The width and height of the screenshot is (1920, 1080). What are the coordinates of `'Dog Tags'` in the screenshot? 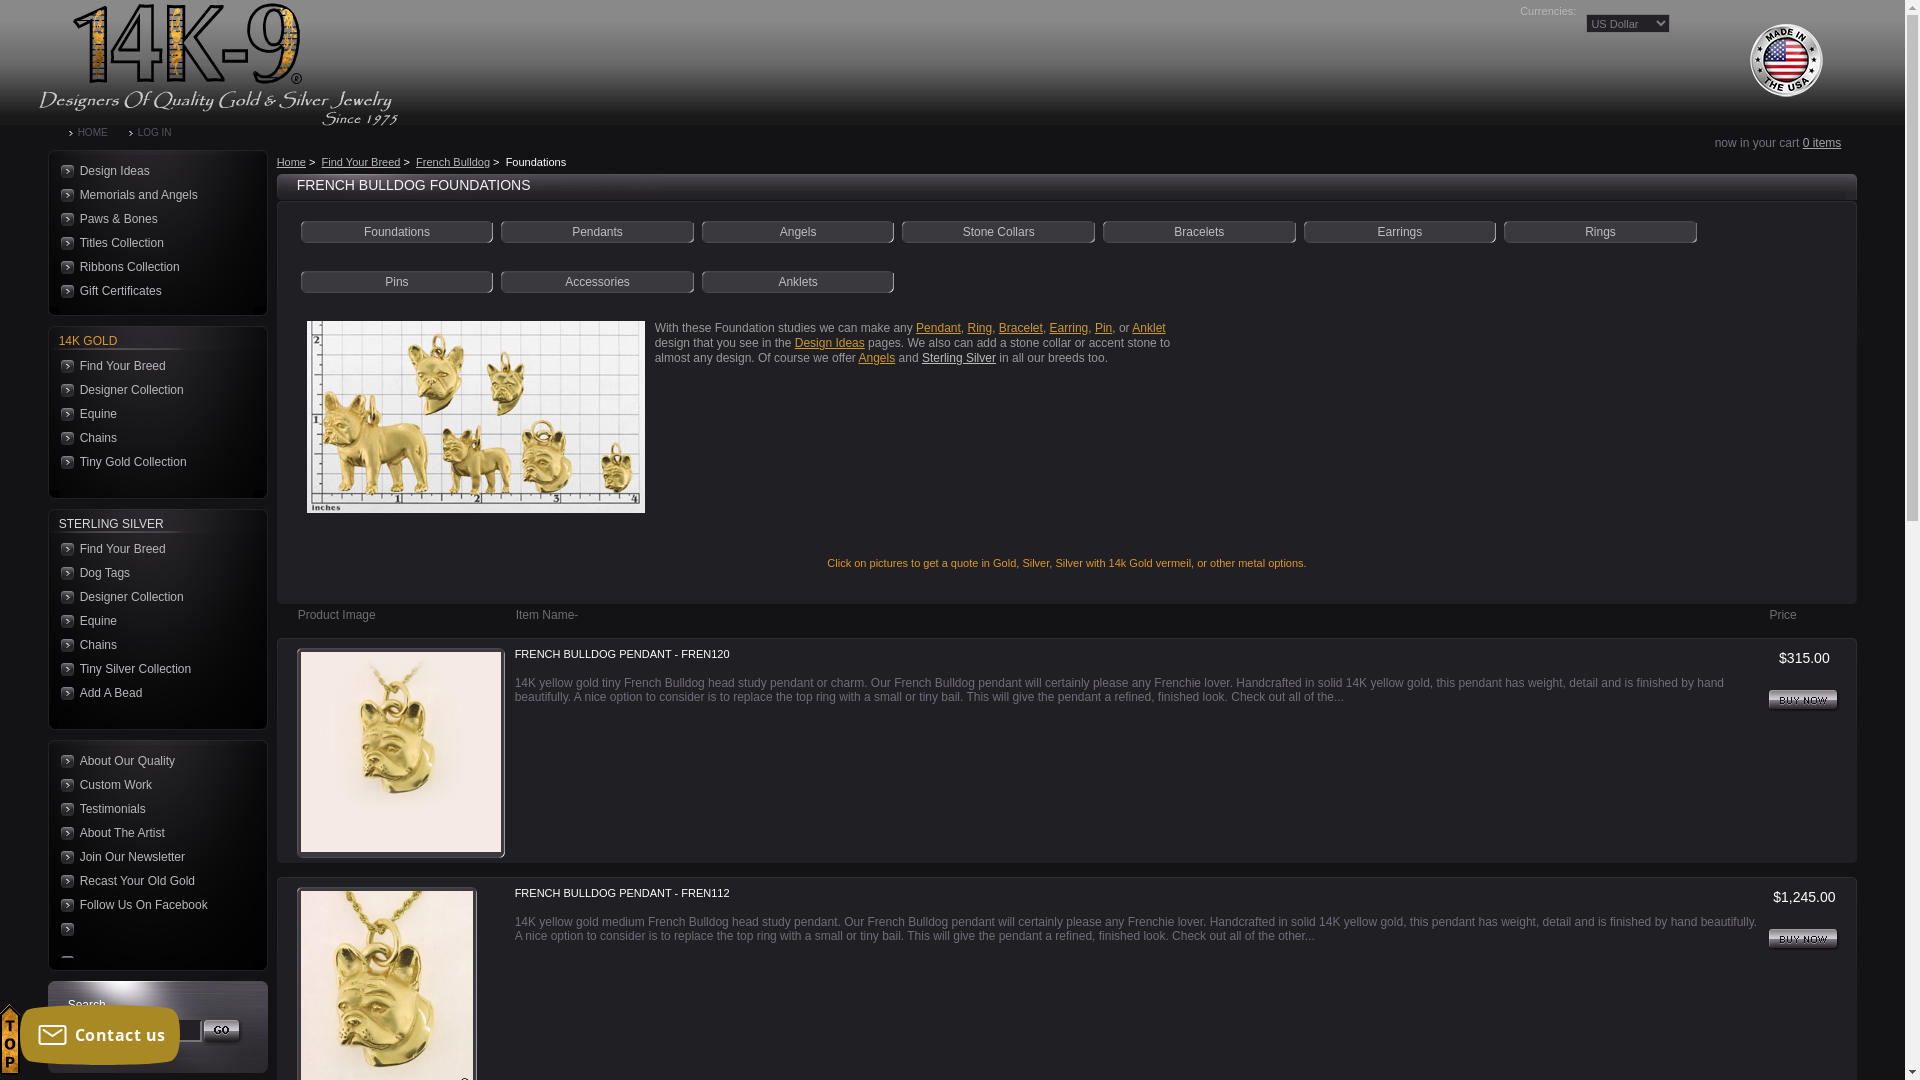 It's located at (151, 573).